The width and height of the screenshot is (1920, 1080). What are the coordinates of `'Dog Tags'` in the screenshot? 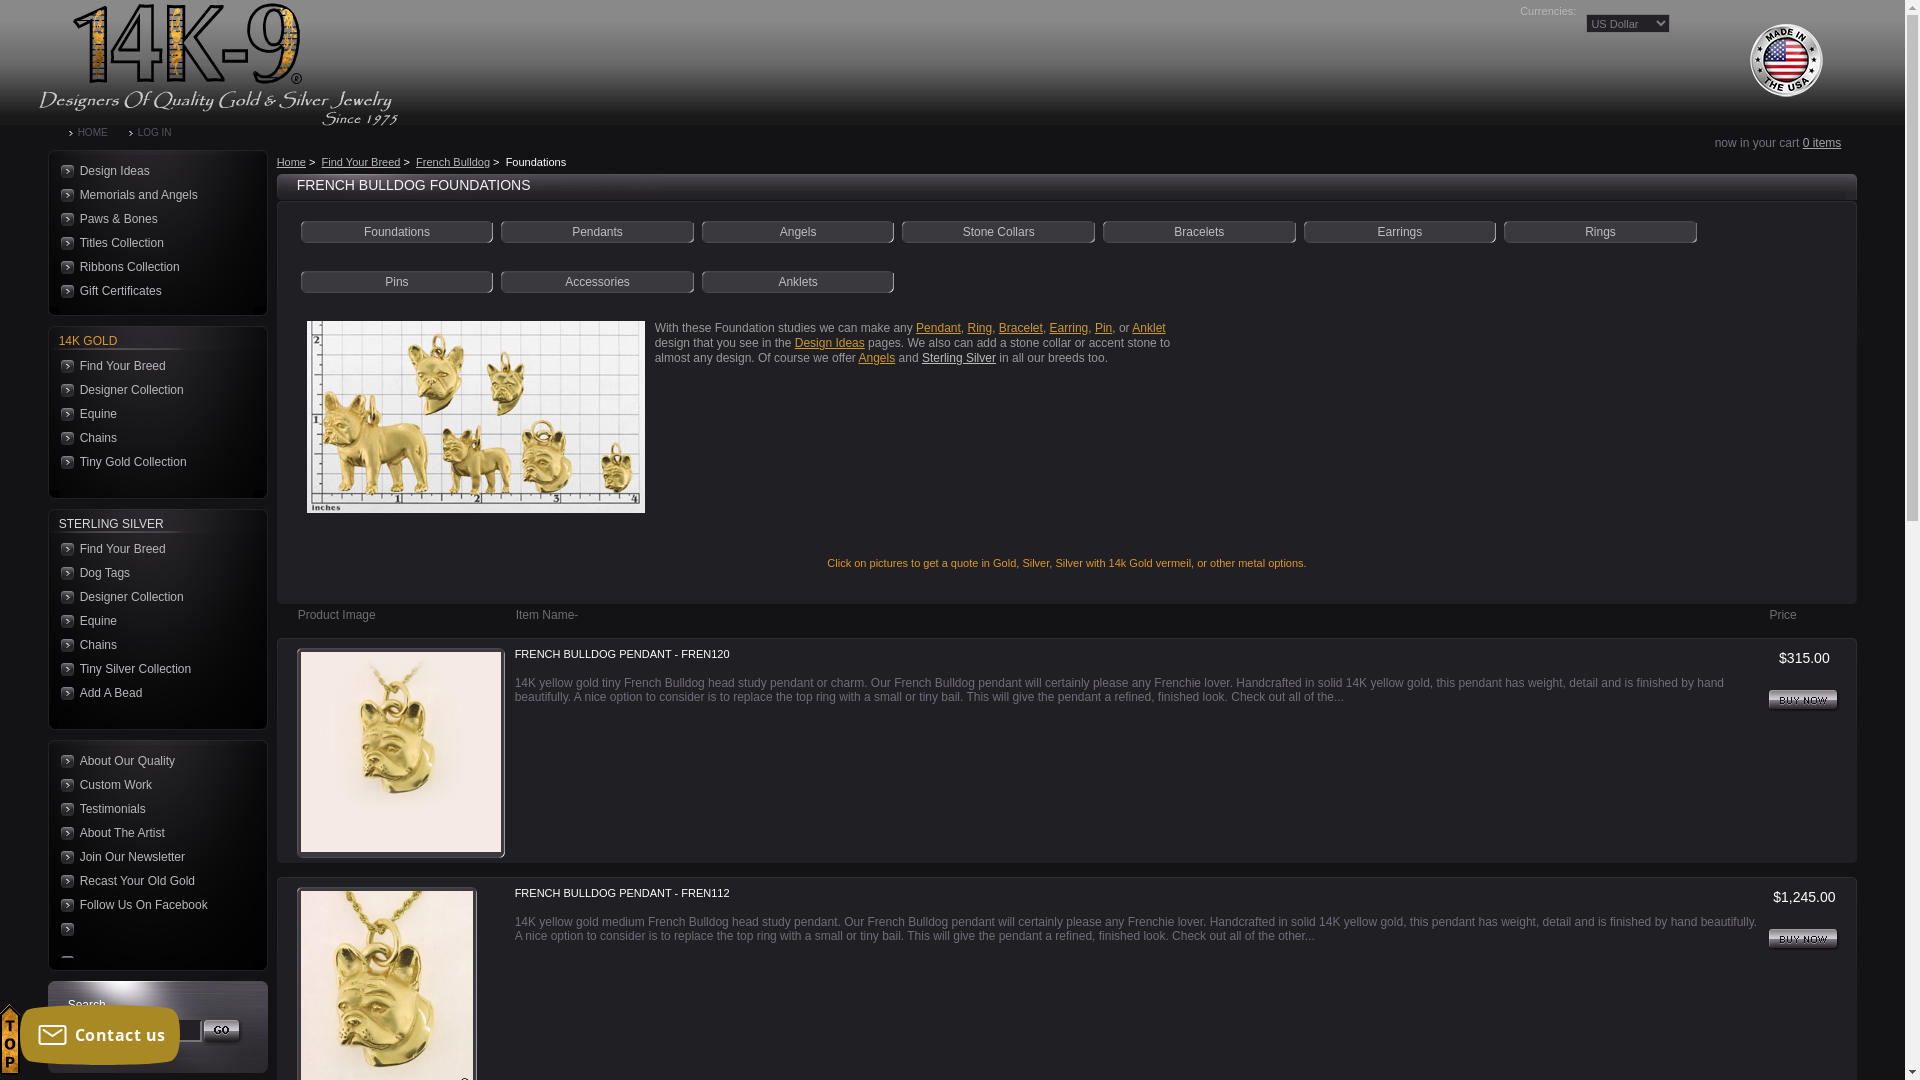 It's located at (151, 573).